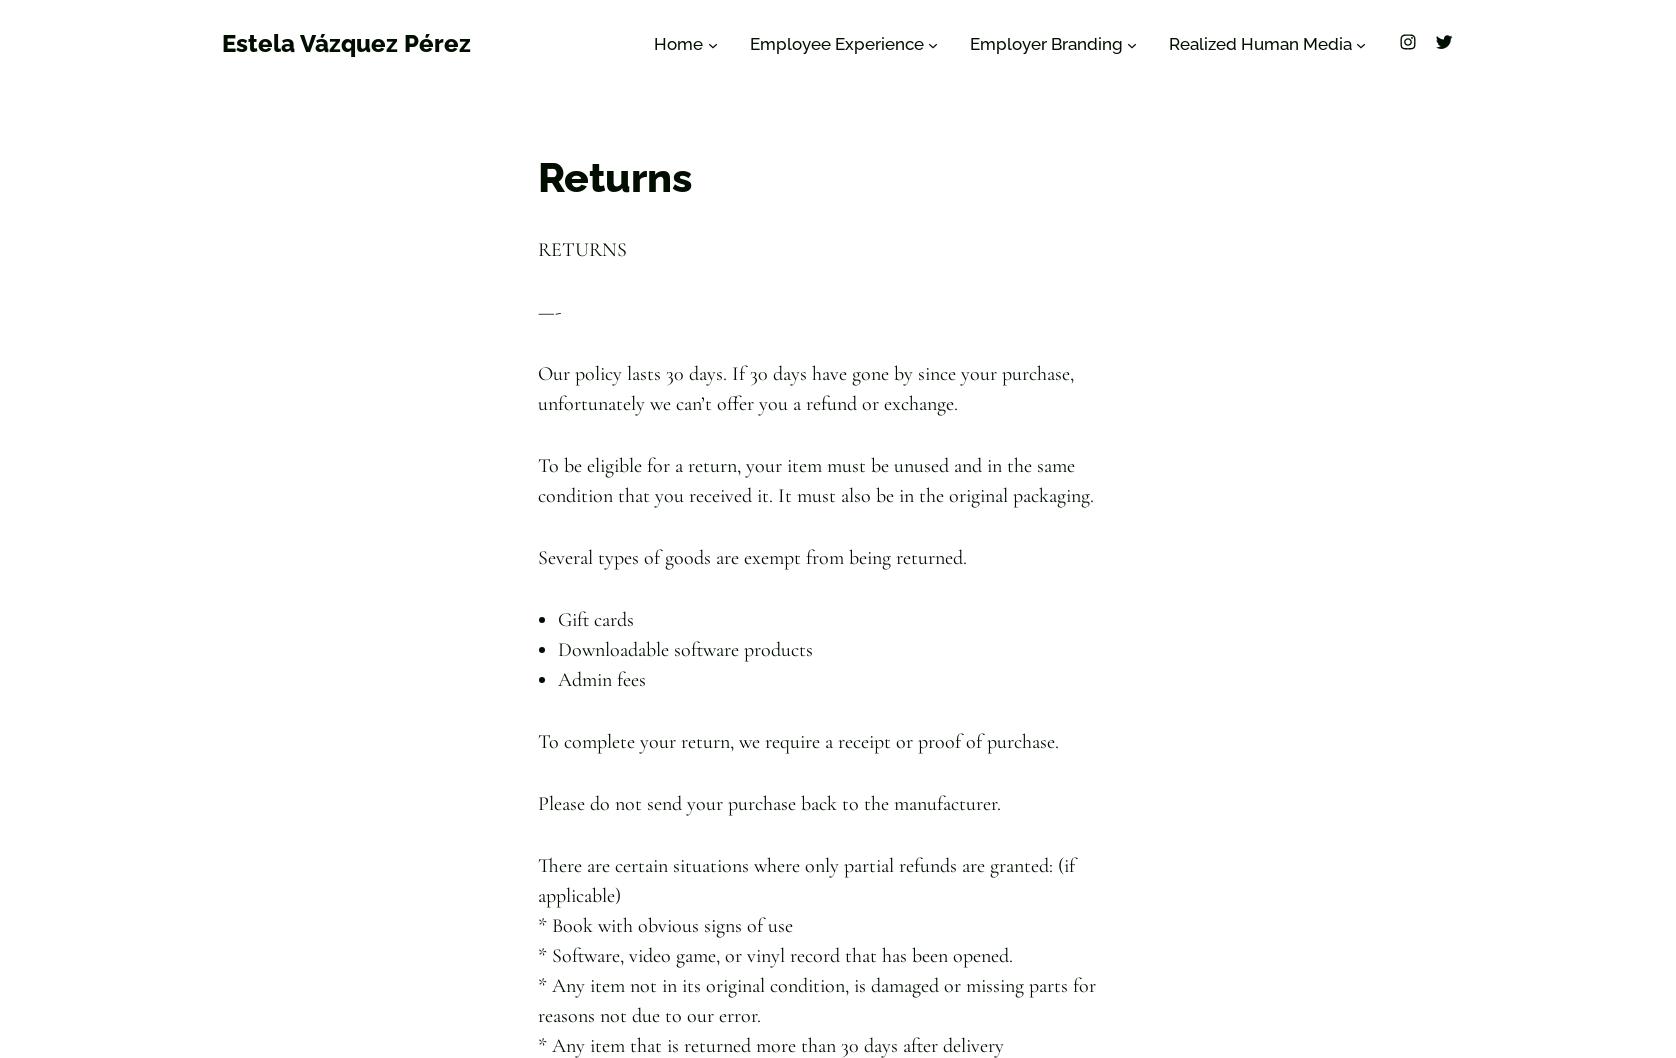  What do you see at coordinates (614, 177) in the screenshot?
I see `'Returns'` at bounding box center [614, 177].